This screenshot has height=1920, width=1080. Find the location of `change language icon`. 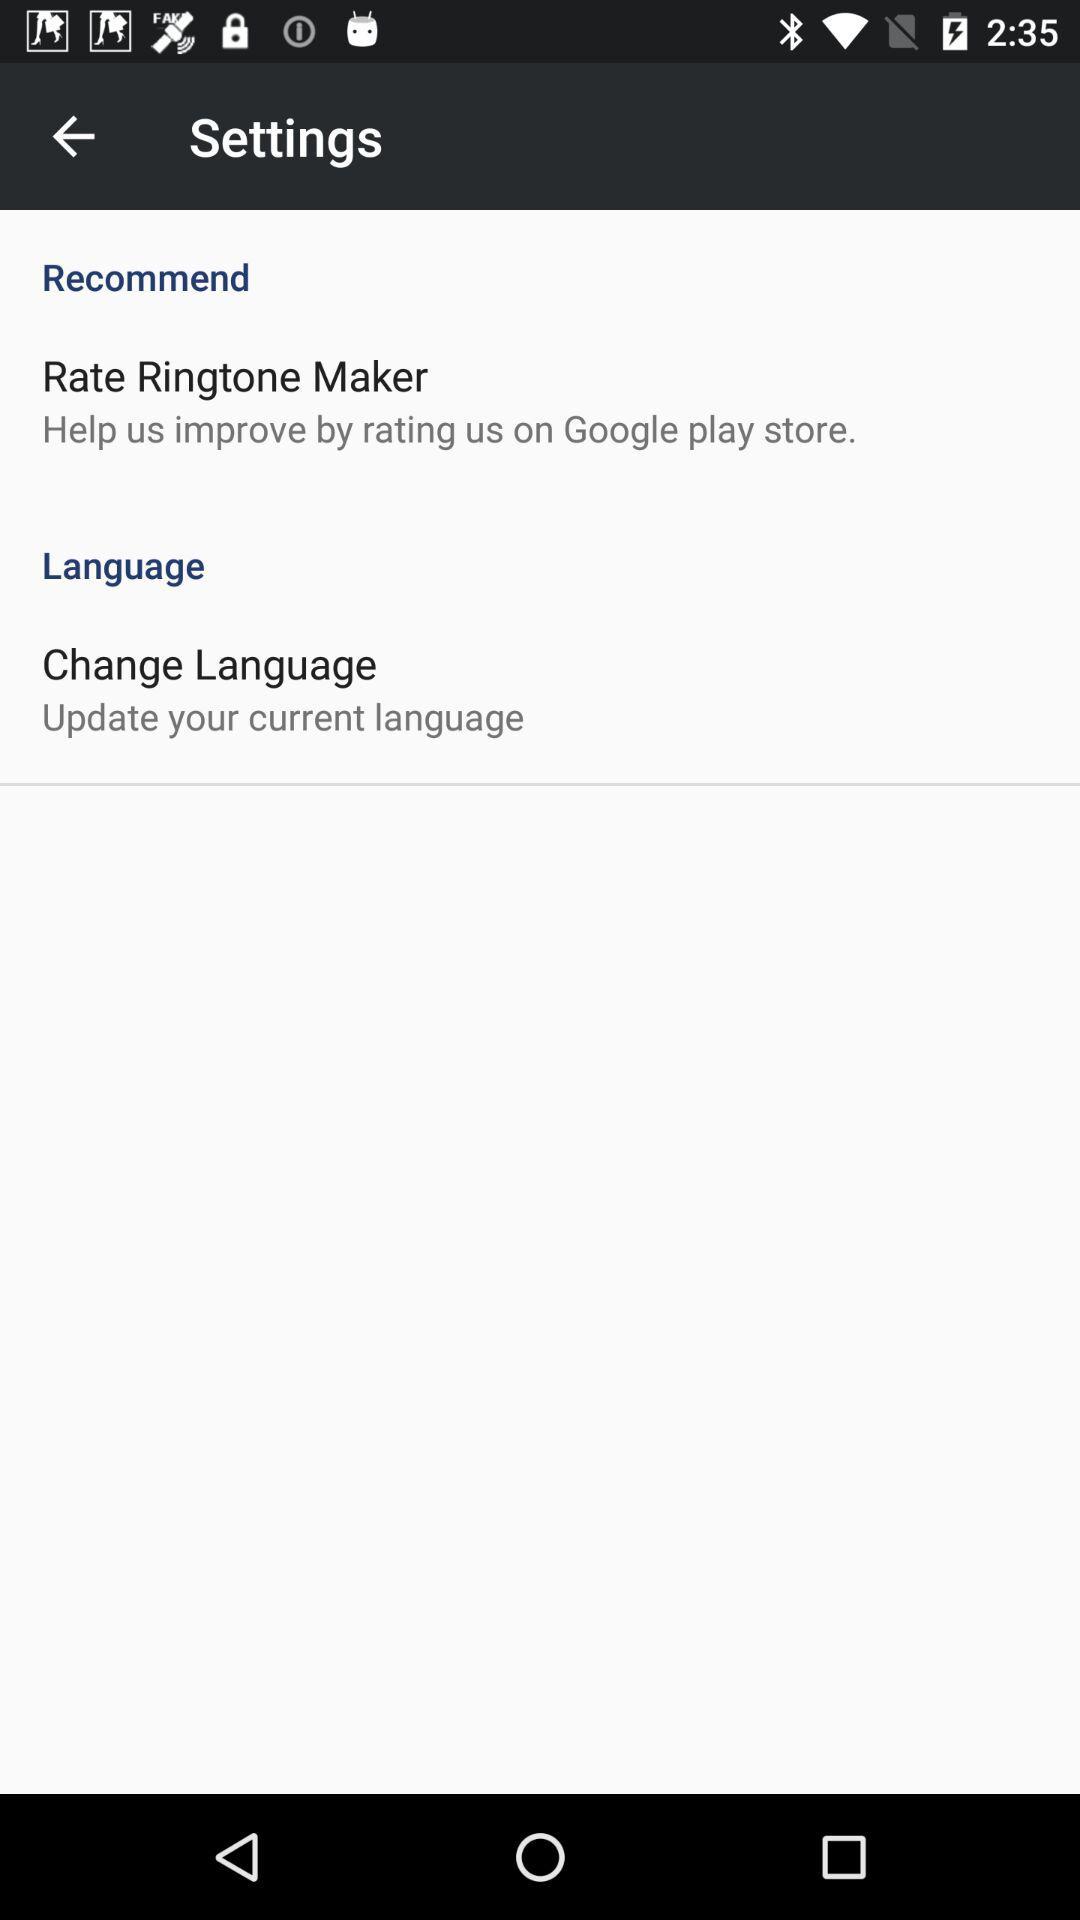

change language icon is located at coordinates (209, 662).